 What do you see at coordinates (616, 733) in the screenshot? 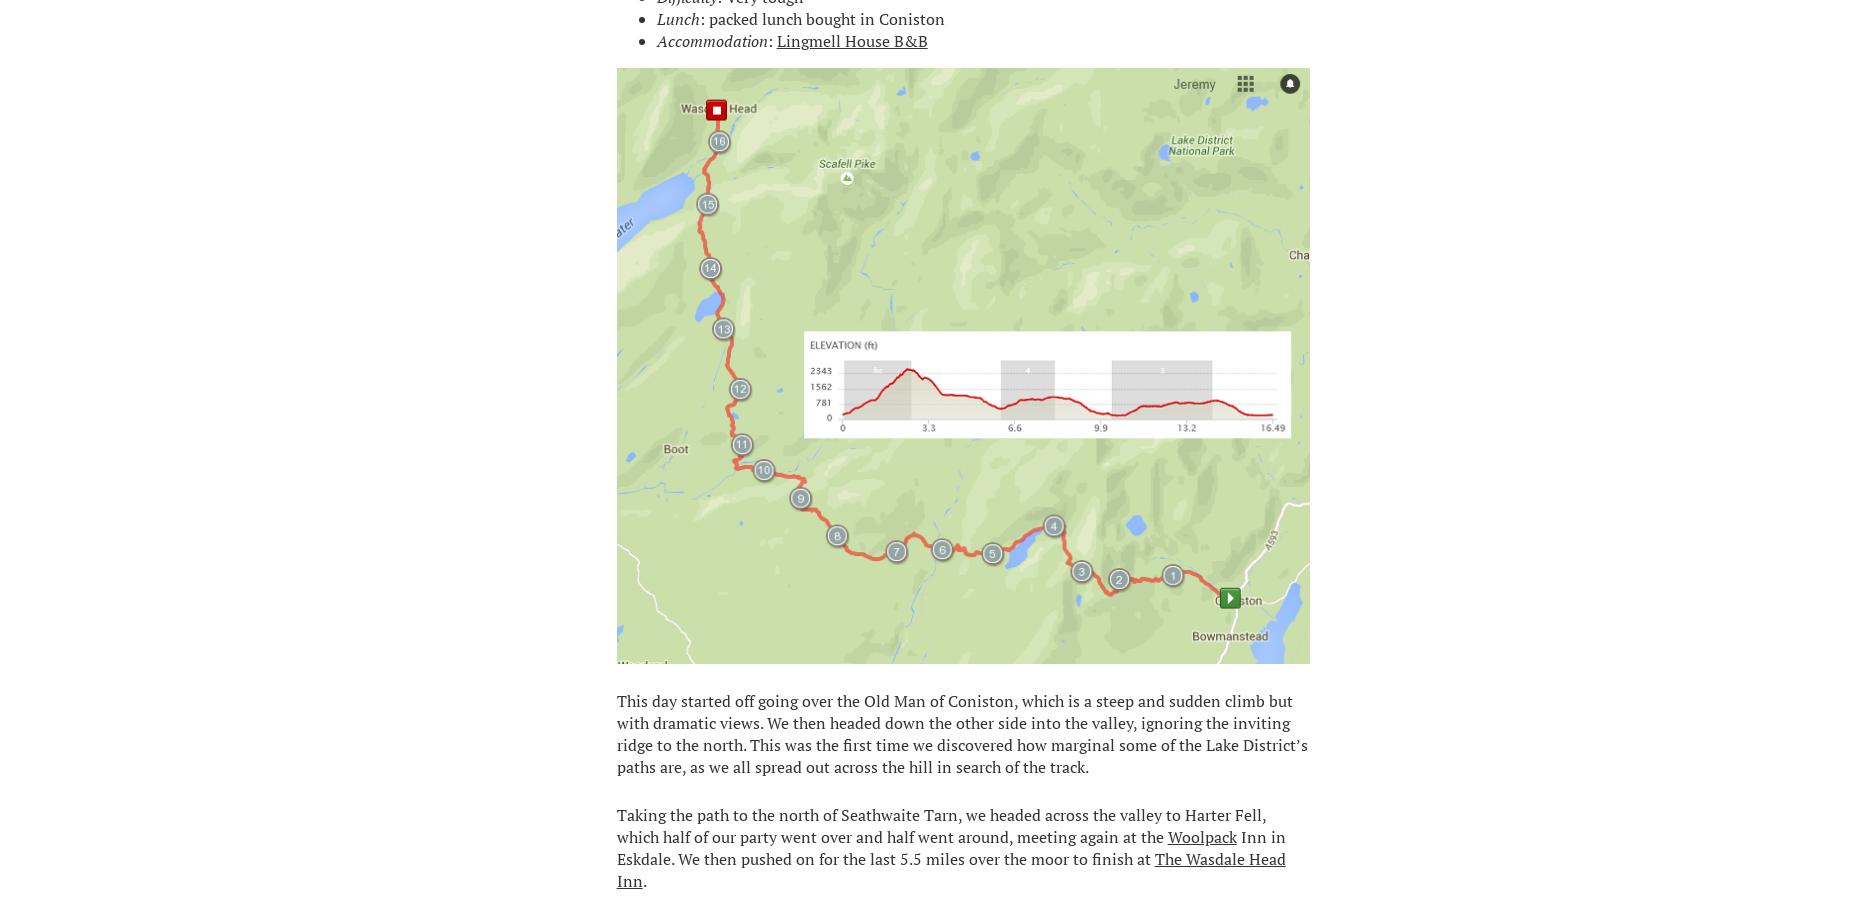
I see `'This day started off going over the Old Man of Coniston, which is a steep and sudden climb but with dramatic views.  We then headed down the other side into the valley, ignoring the inviting ridge to the north.  This was the first time we discovered how marginal some of the Lake District’s paths are, as we all spread out across the hill in search of the track.'` at bounding box center [616, 733].